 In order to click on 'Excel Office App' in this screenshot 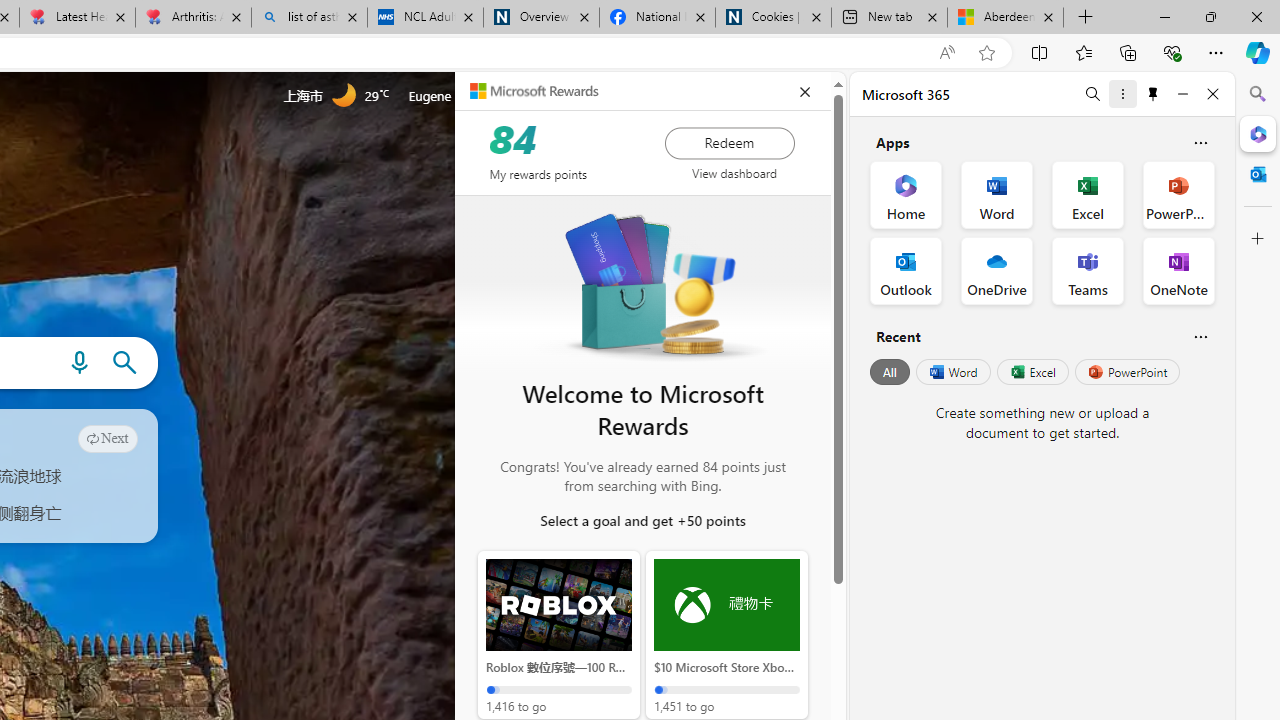, I will do `click(1087, 195)`.